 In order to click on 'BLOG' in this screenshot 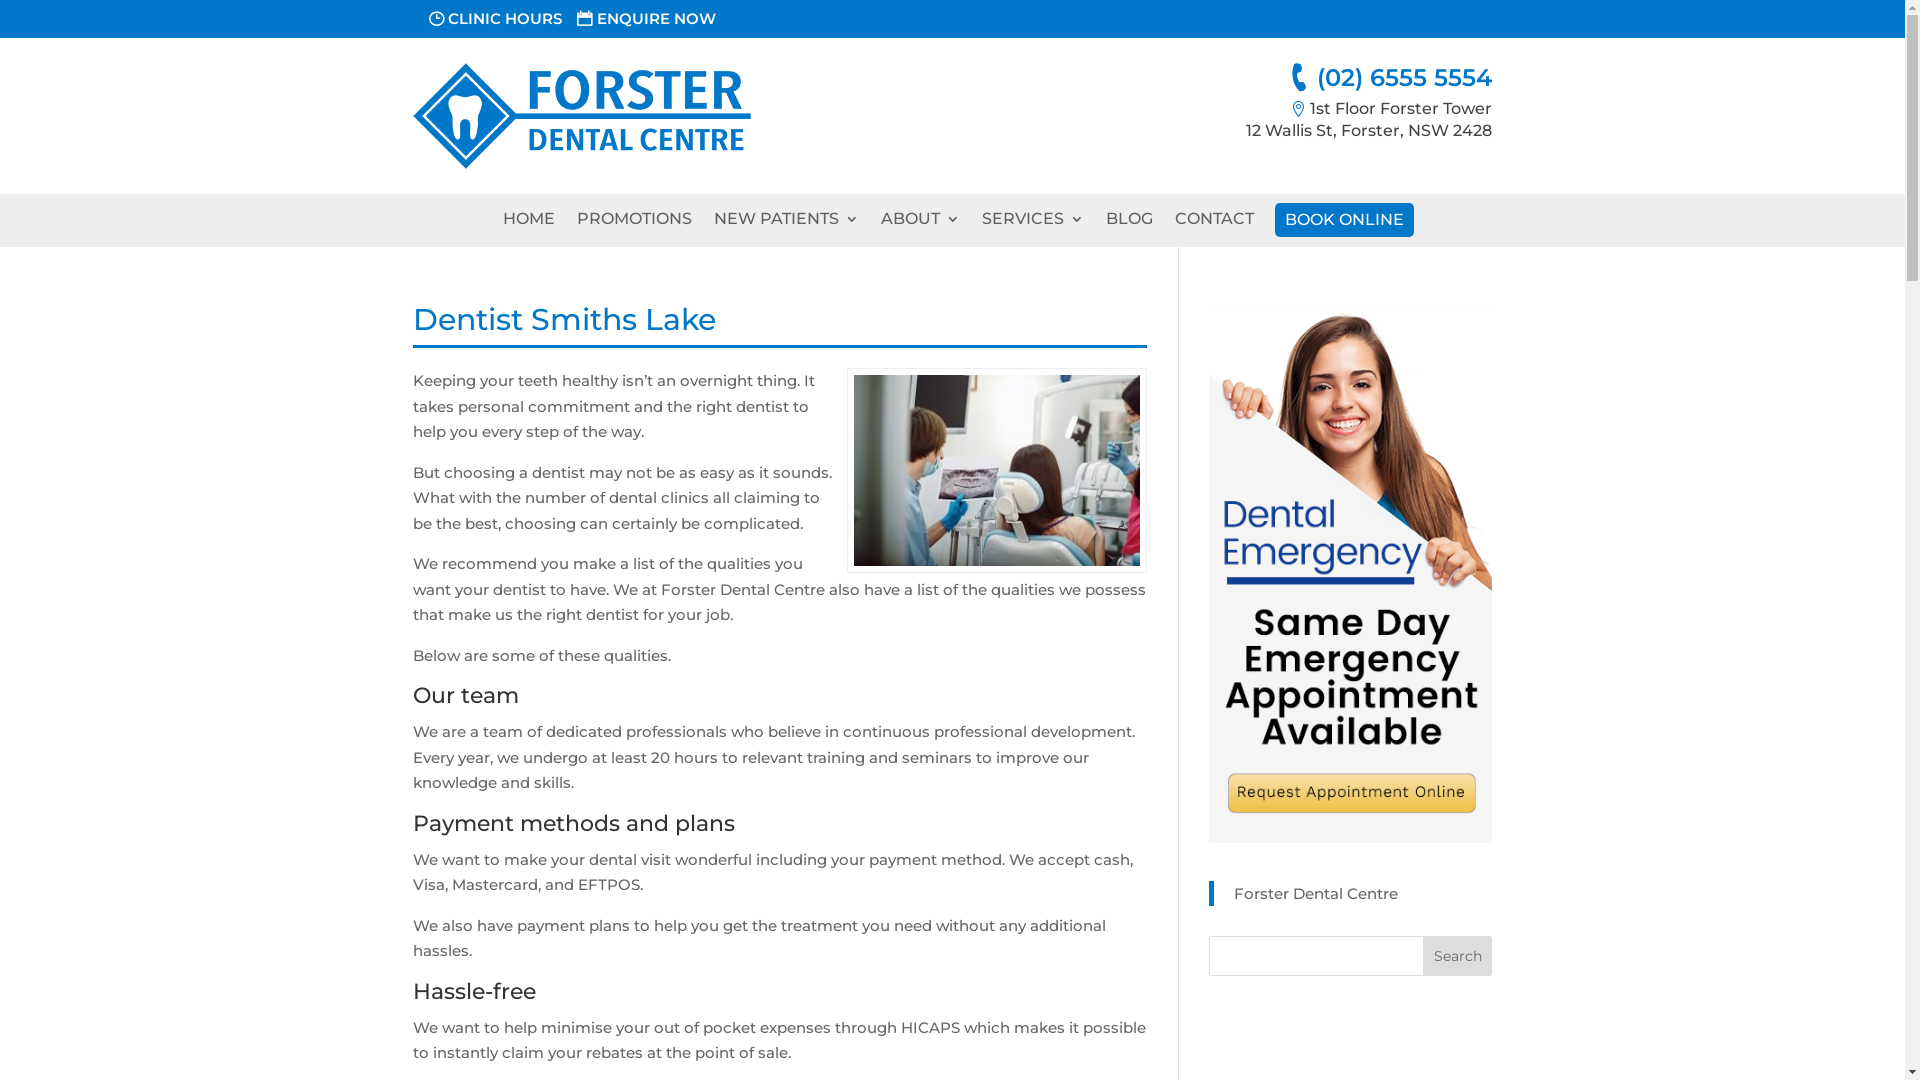, I will do `click(1129, 224)`.